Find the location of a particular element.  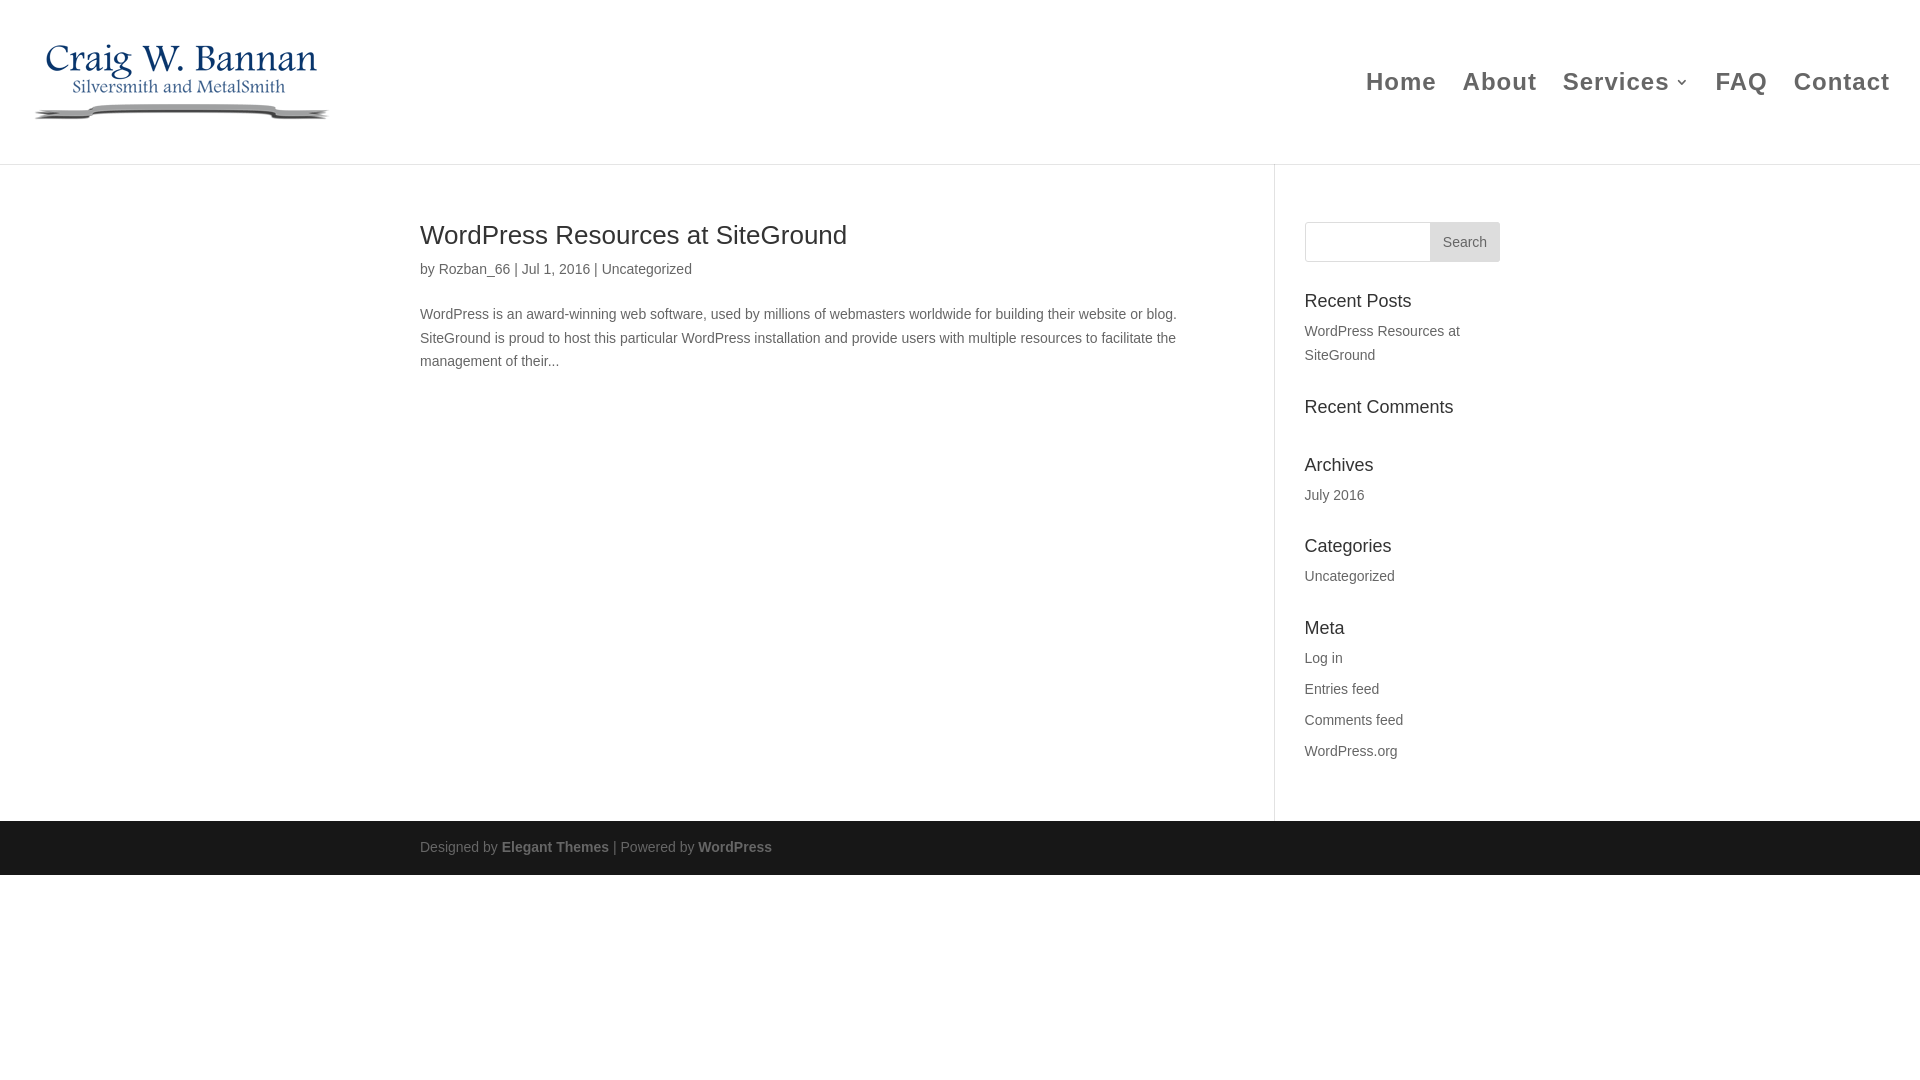

'Entries feed' is located at coordinates (1342, 688).